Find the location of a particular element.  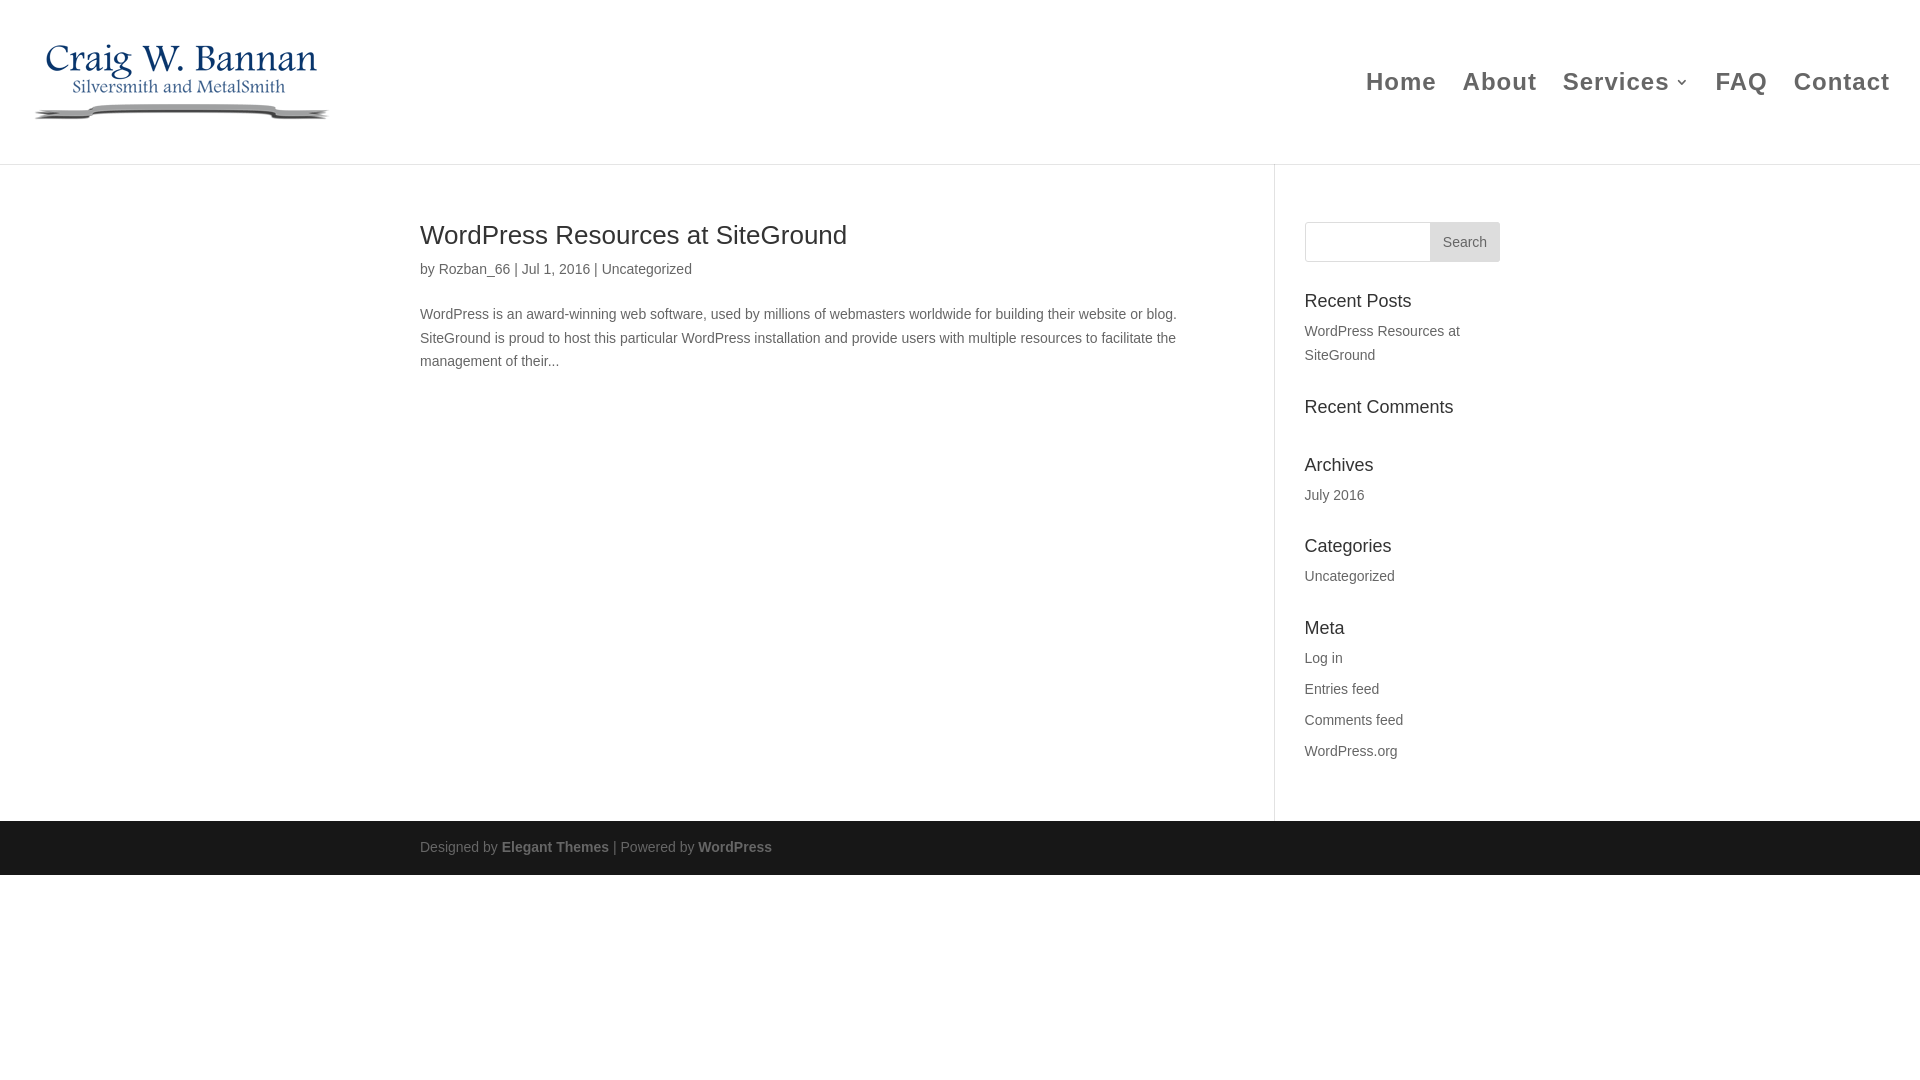

'Entries feed' is located at coordinates (1342, 688).